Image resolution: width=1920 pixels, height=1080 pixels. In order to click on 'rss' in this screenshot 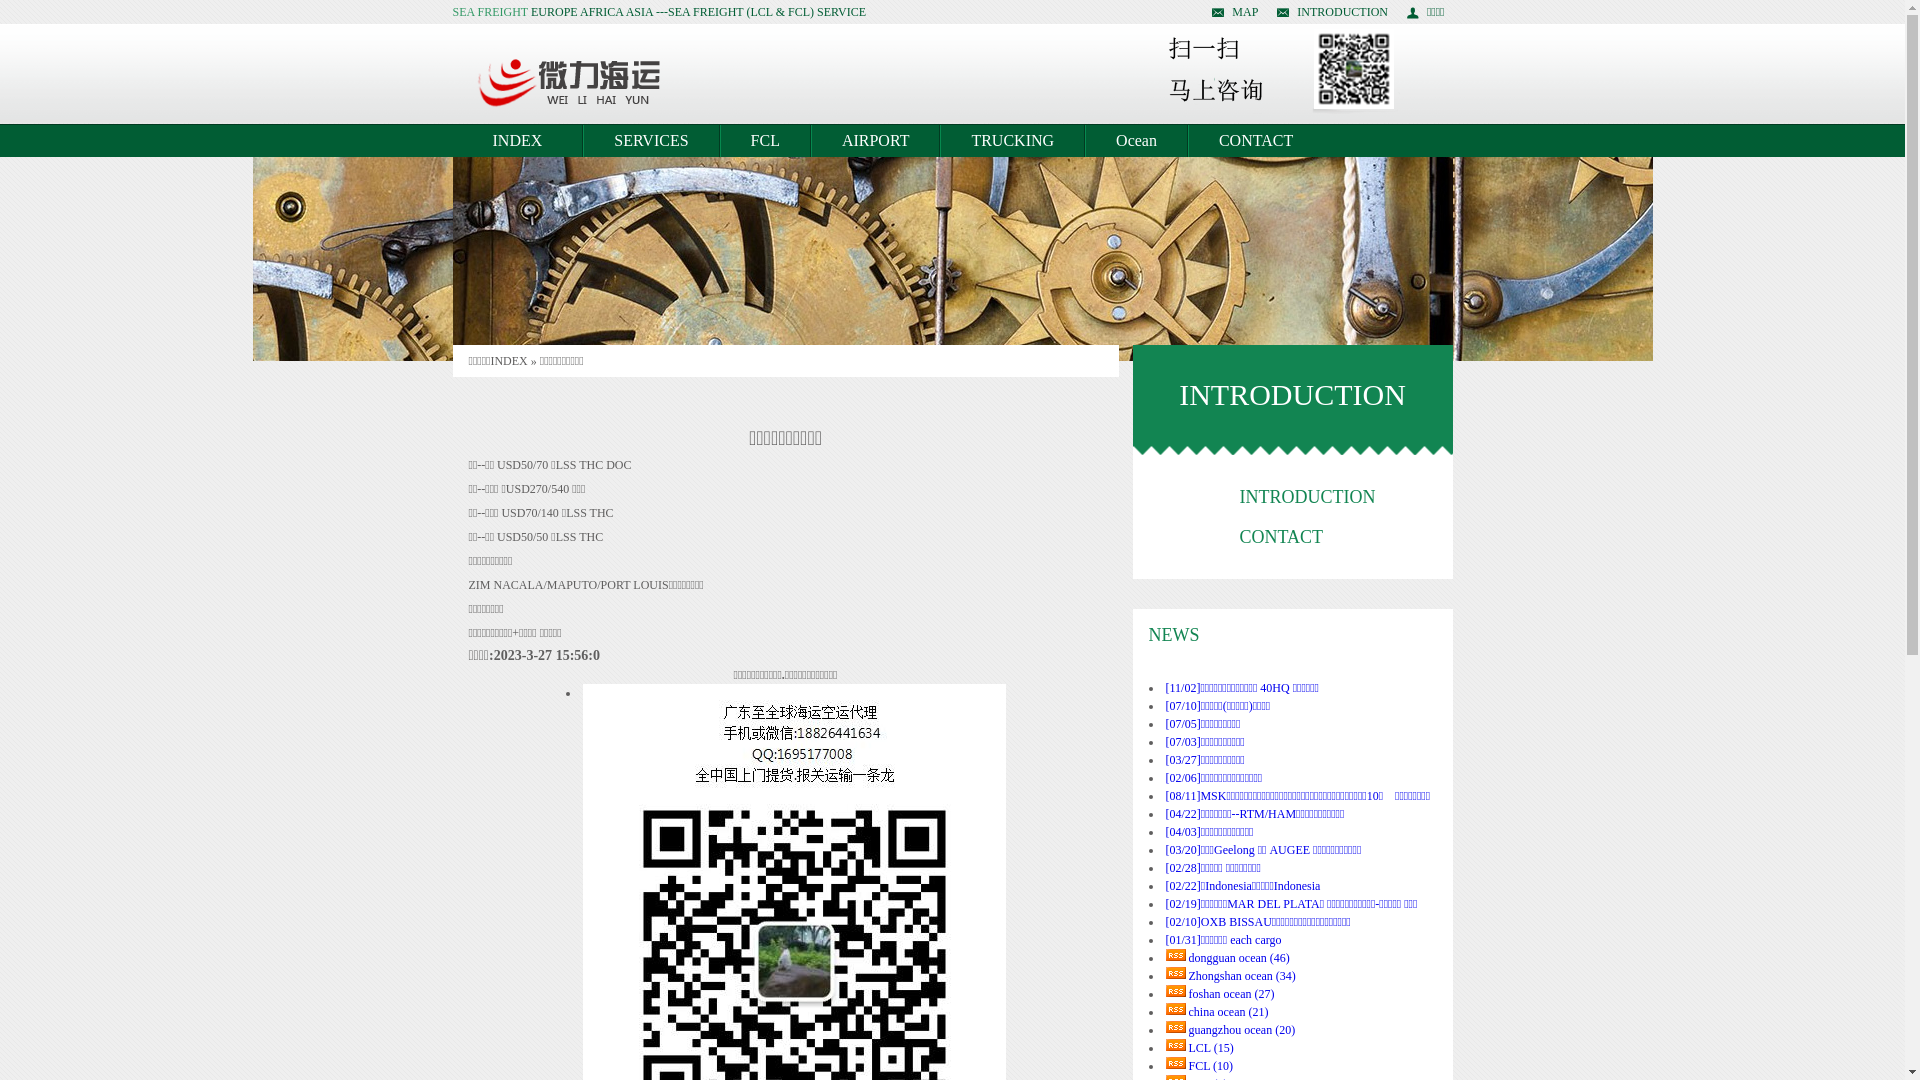, I will do `click(1176, 1009)`.